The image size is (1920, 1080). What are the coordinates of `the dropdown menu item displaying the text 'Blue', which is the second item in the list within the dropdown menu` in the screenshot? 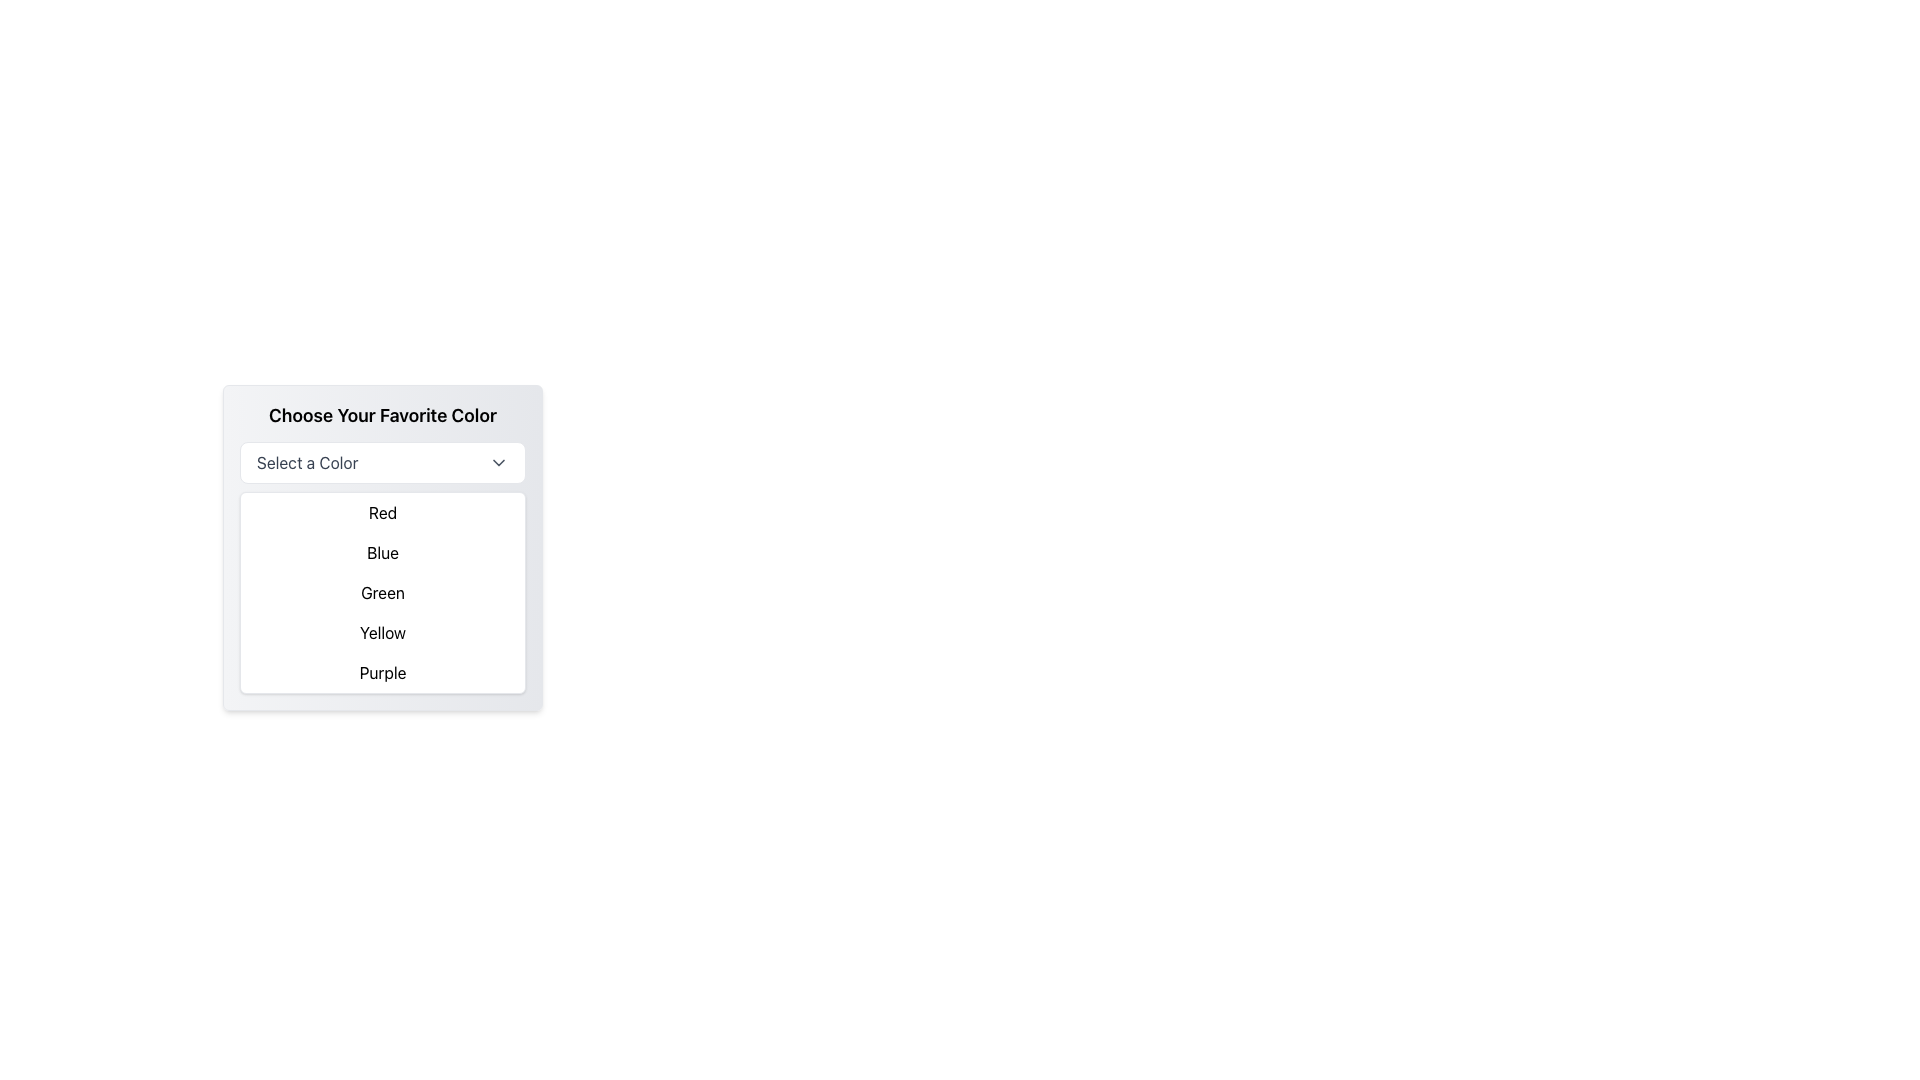 It's located at (383, 552).